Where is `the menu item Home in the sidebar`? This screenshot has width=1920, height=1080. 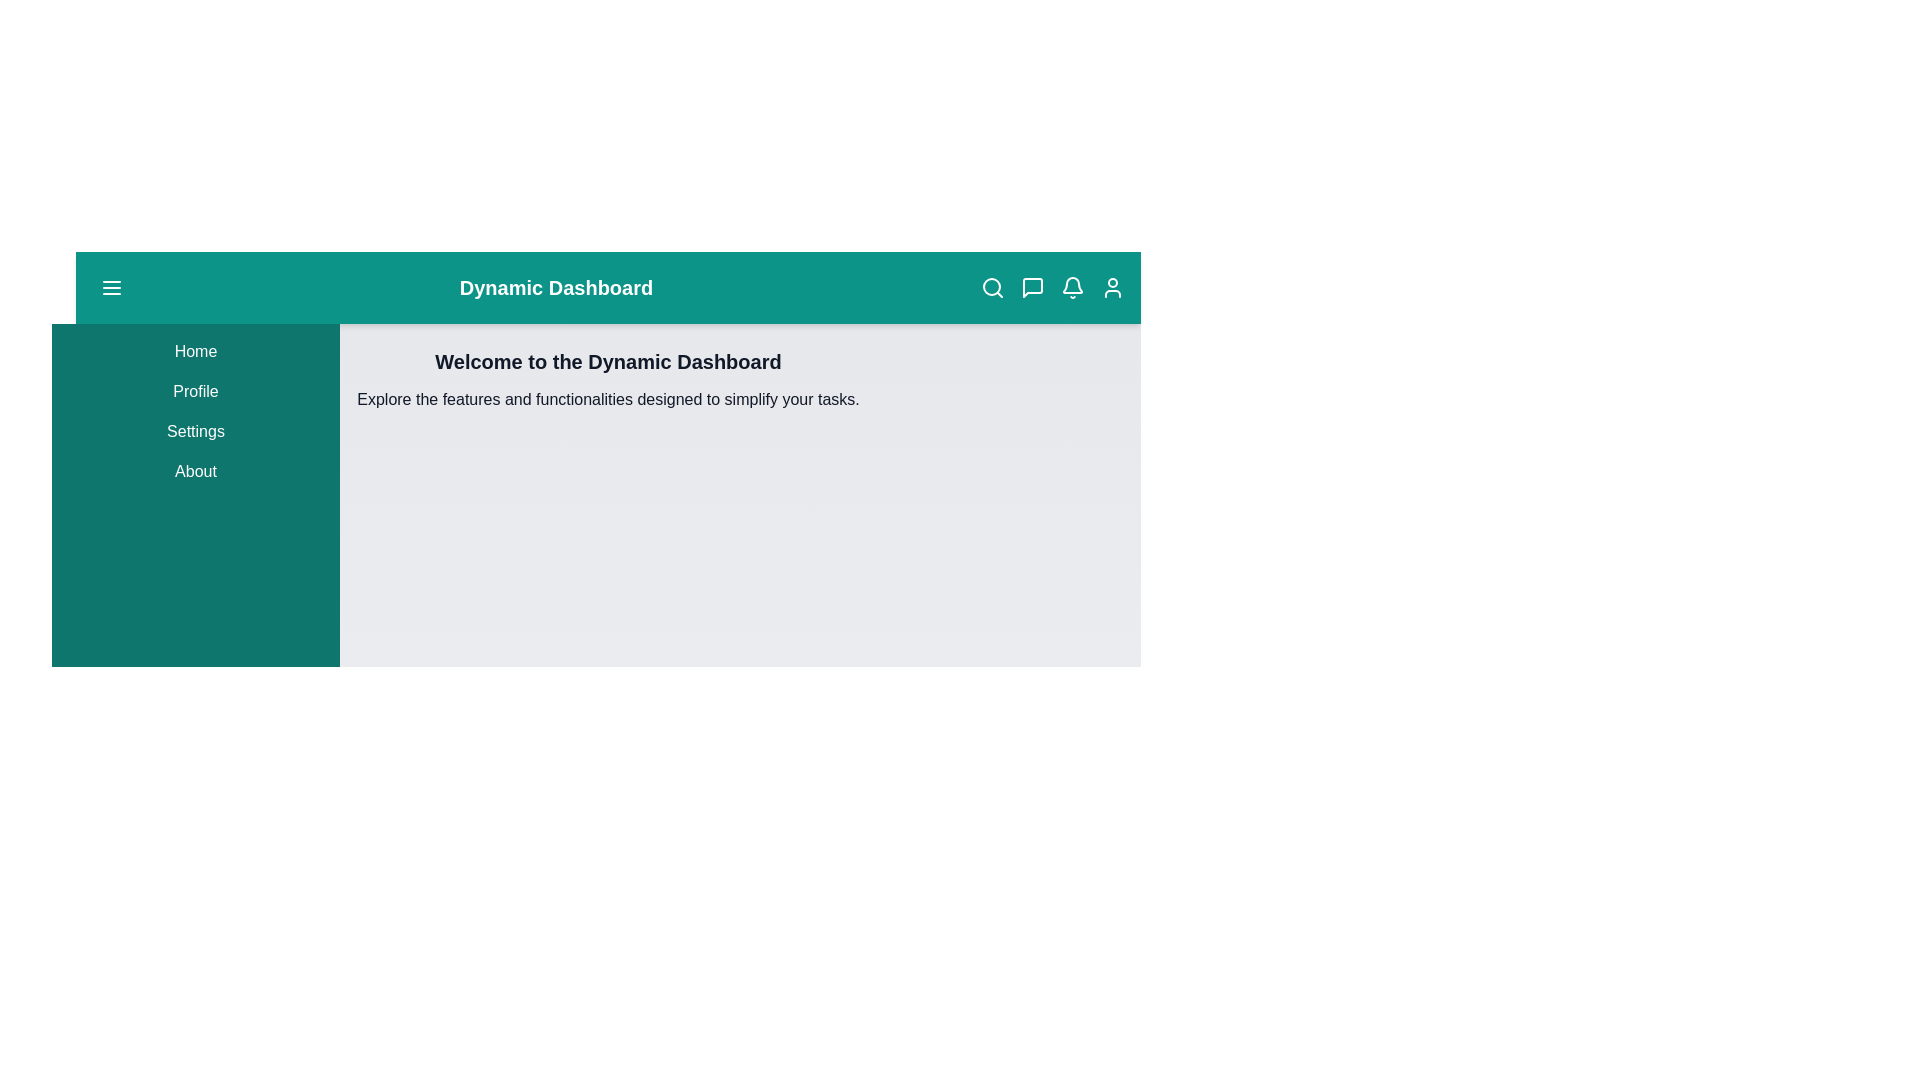
the menu item Home in the sidebar is located at coordinates (196, 350).